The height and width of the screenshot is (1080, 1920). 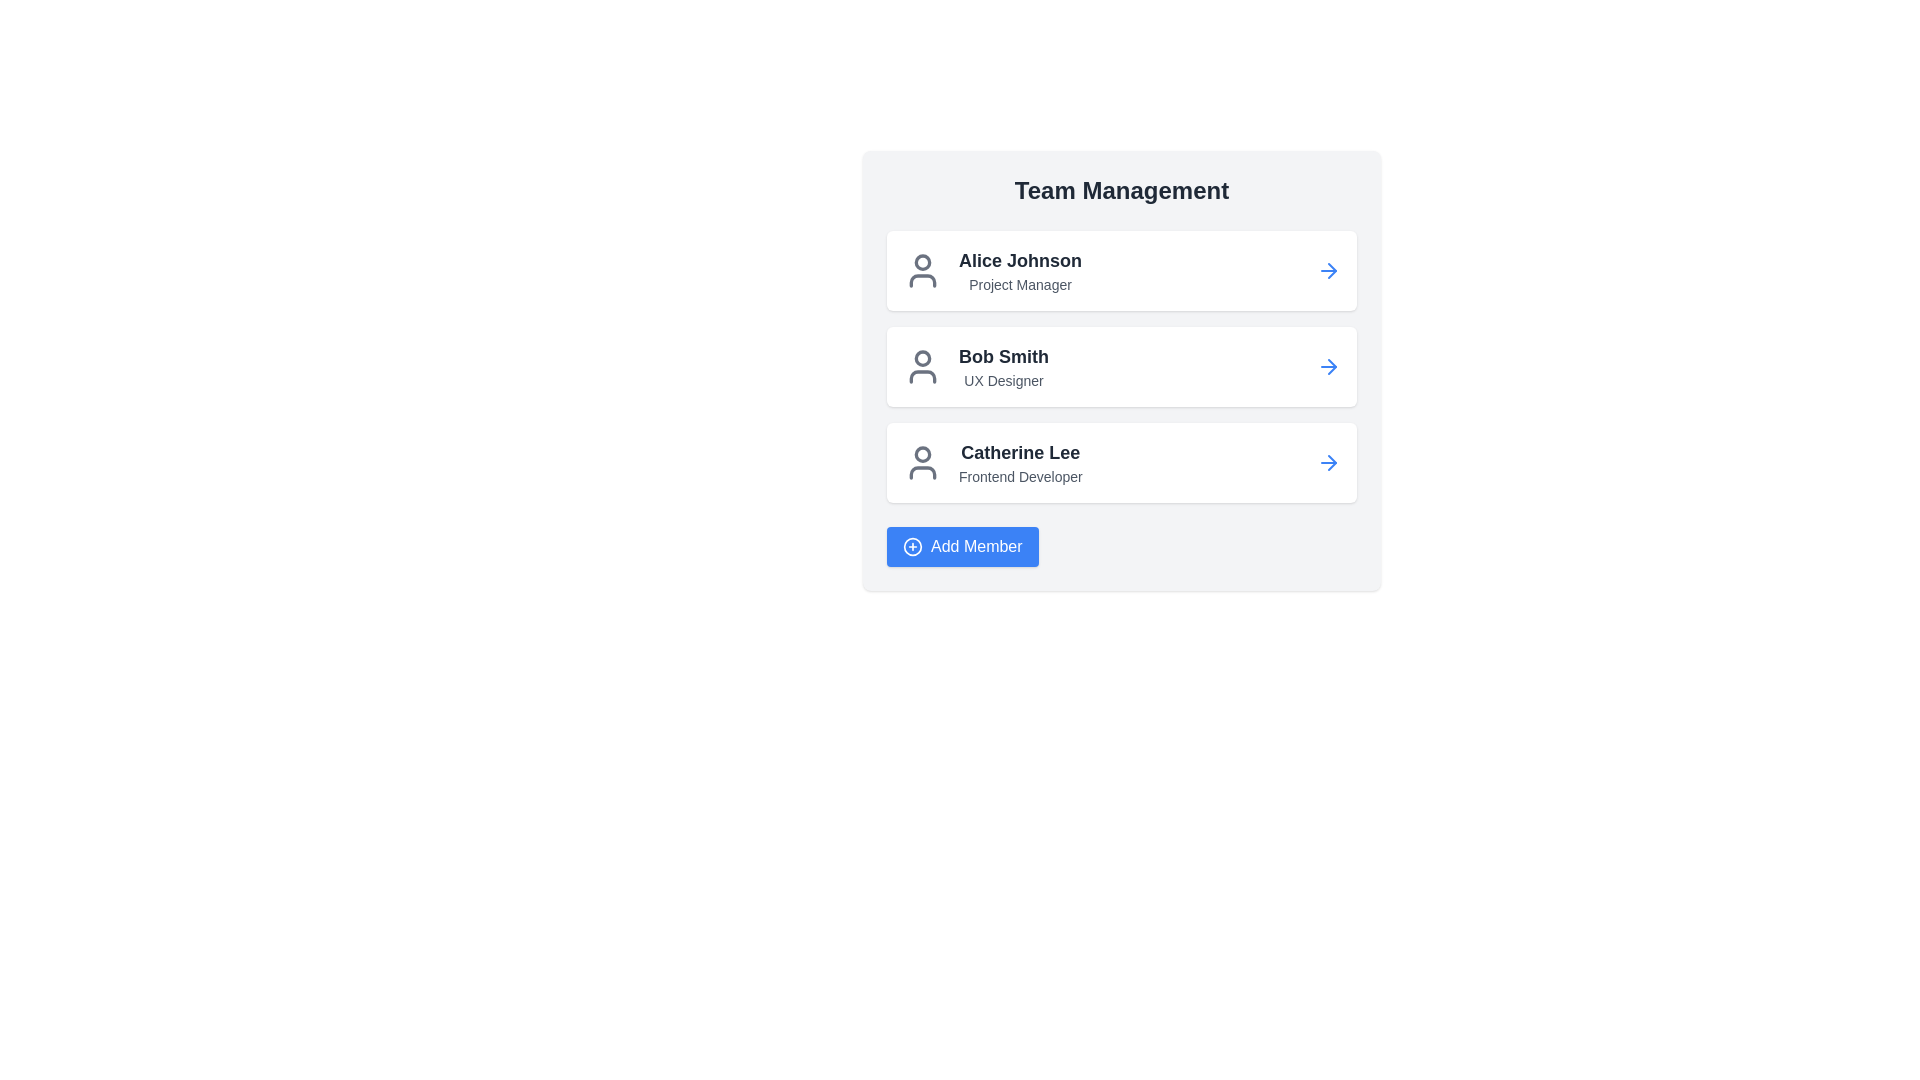 I want to click on text label containing the name 'Catherine Lee' and title 'Frontend Developer' which is located in the third row under 'Team Management', so click(x=1020, y=462).